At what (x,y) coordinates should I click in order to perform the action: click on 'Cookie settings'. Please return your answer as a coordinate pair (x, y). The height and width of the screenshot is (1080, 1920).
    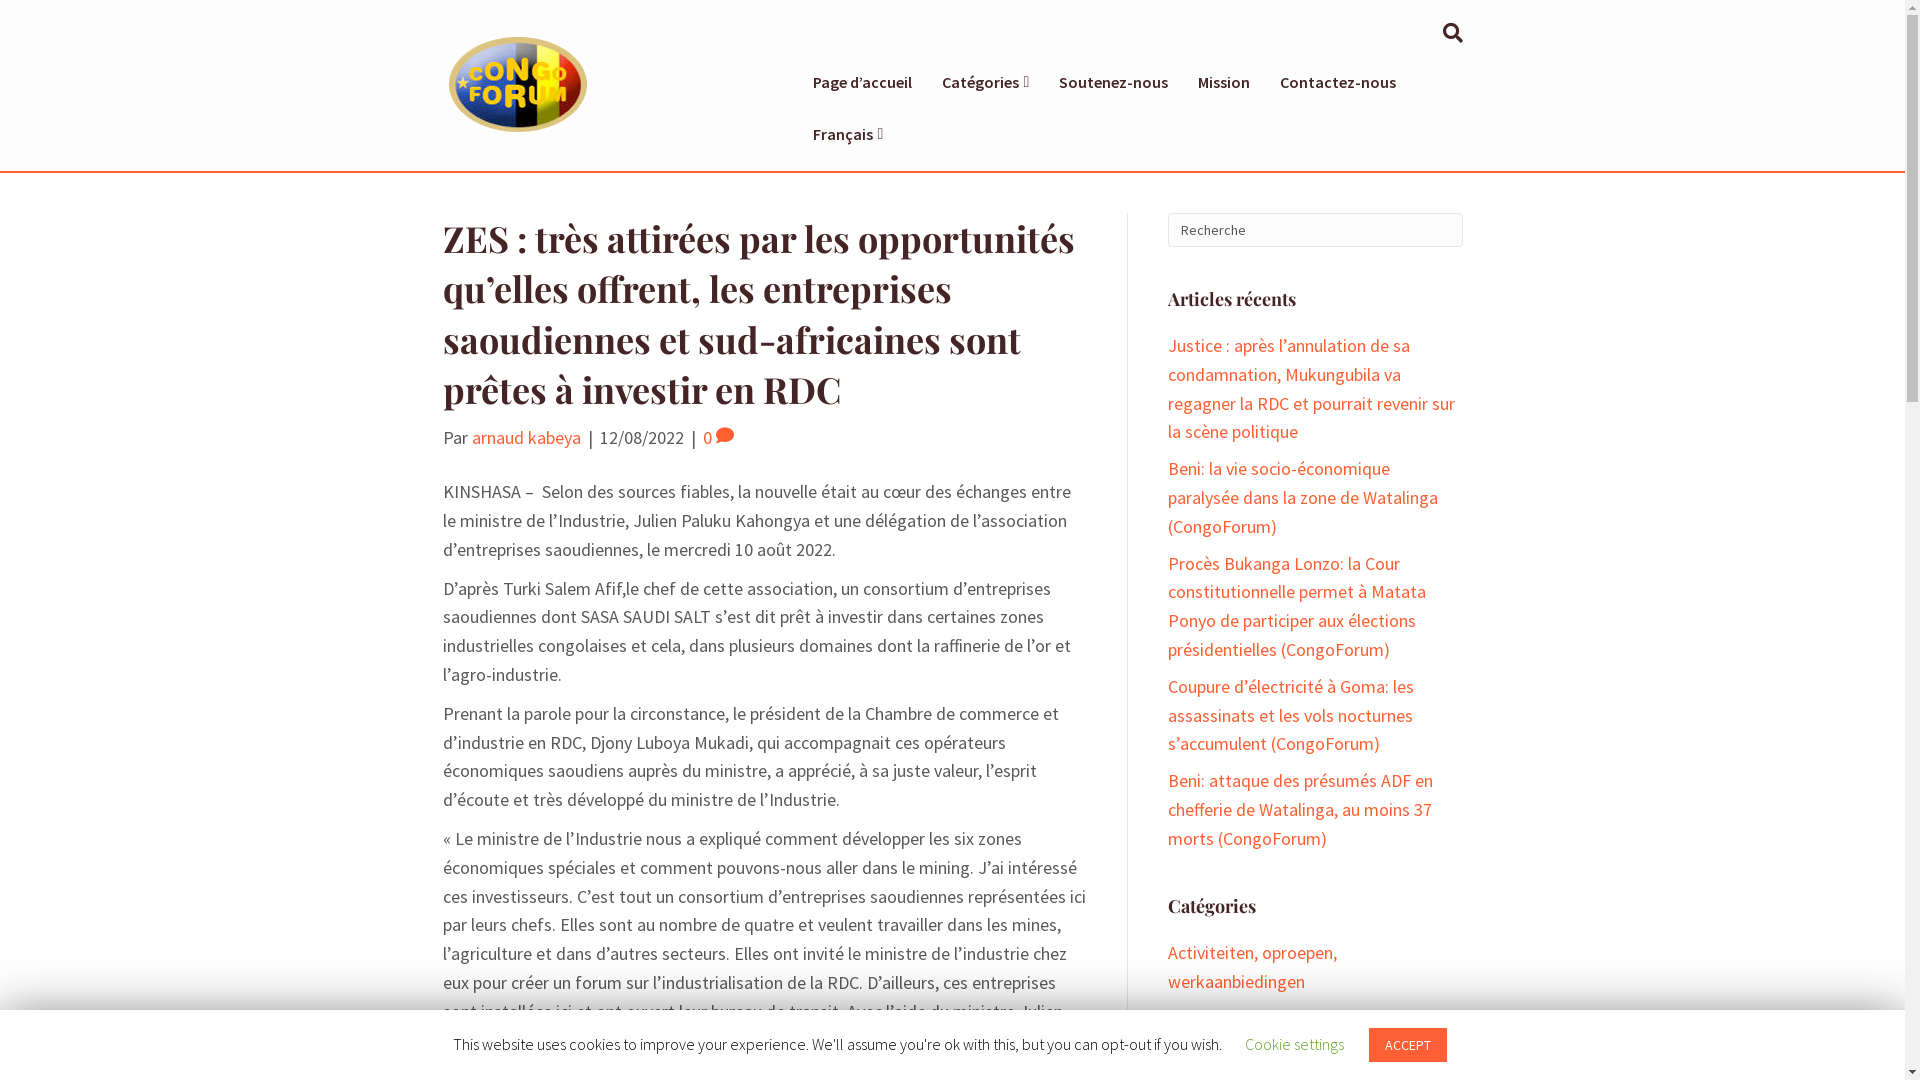
    Looking at the image, I should click on (1243, 1043).